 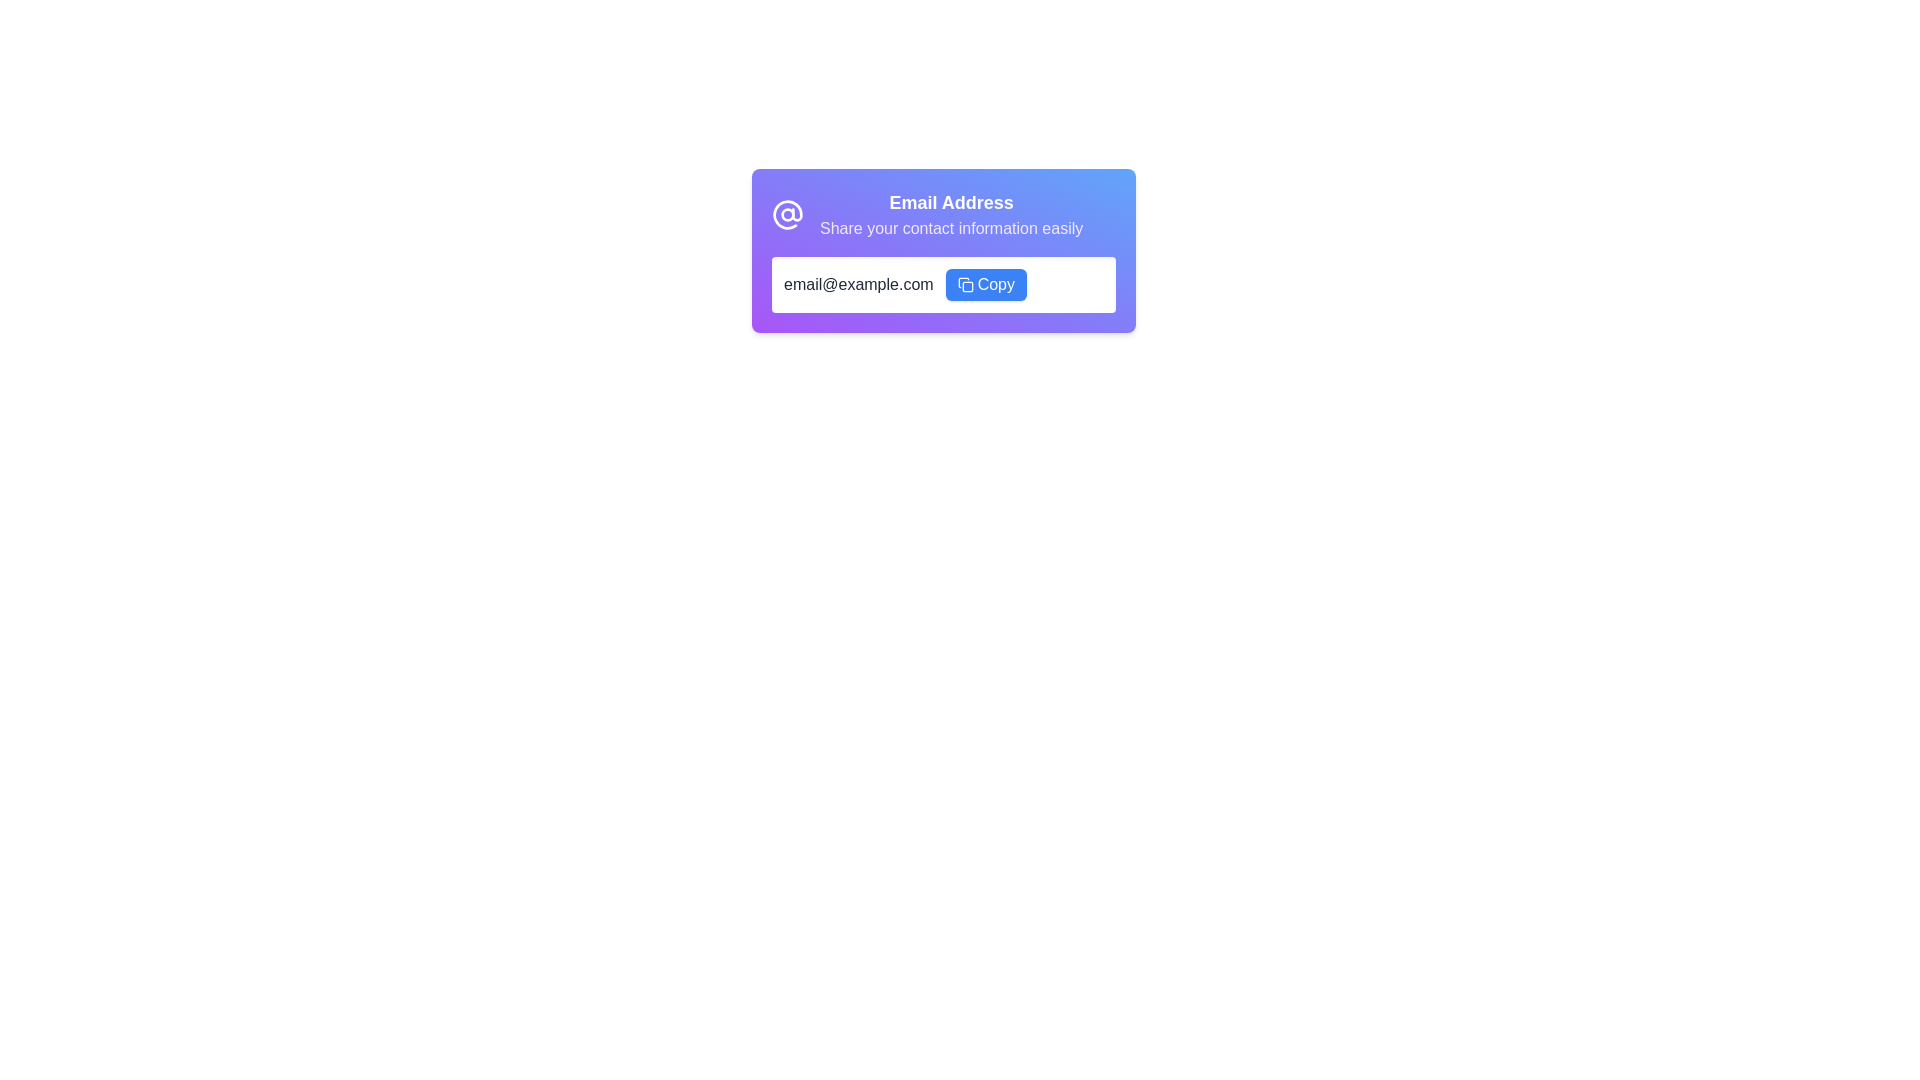 I want to click on the button located to the right of the email address 'email@example.com', so click(x=986, y=285).